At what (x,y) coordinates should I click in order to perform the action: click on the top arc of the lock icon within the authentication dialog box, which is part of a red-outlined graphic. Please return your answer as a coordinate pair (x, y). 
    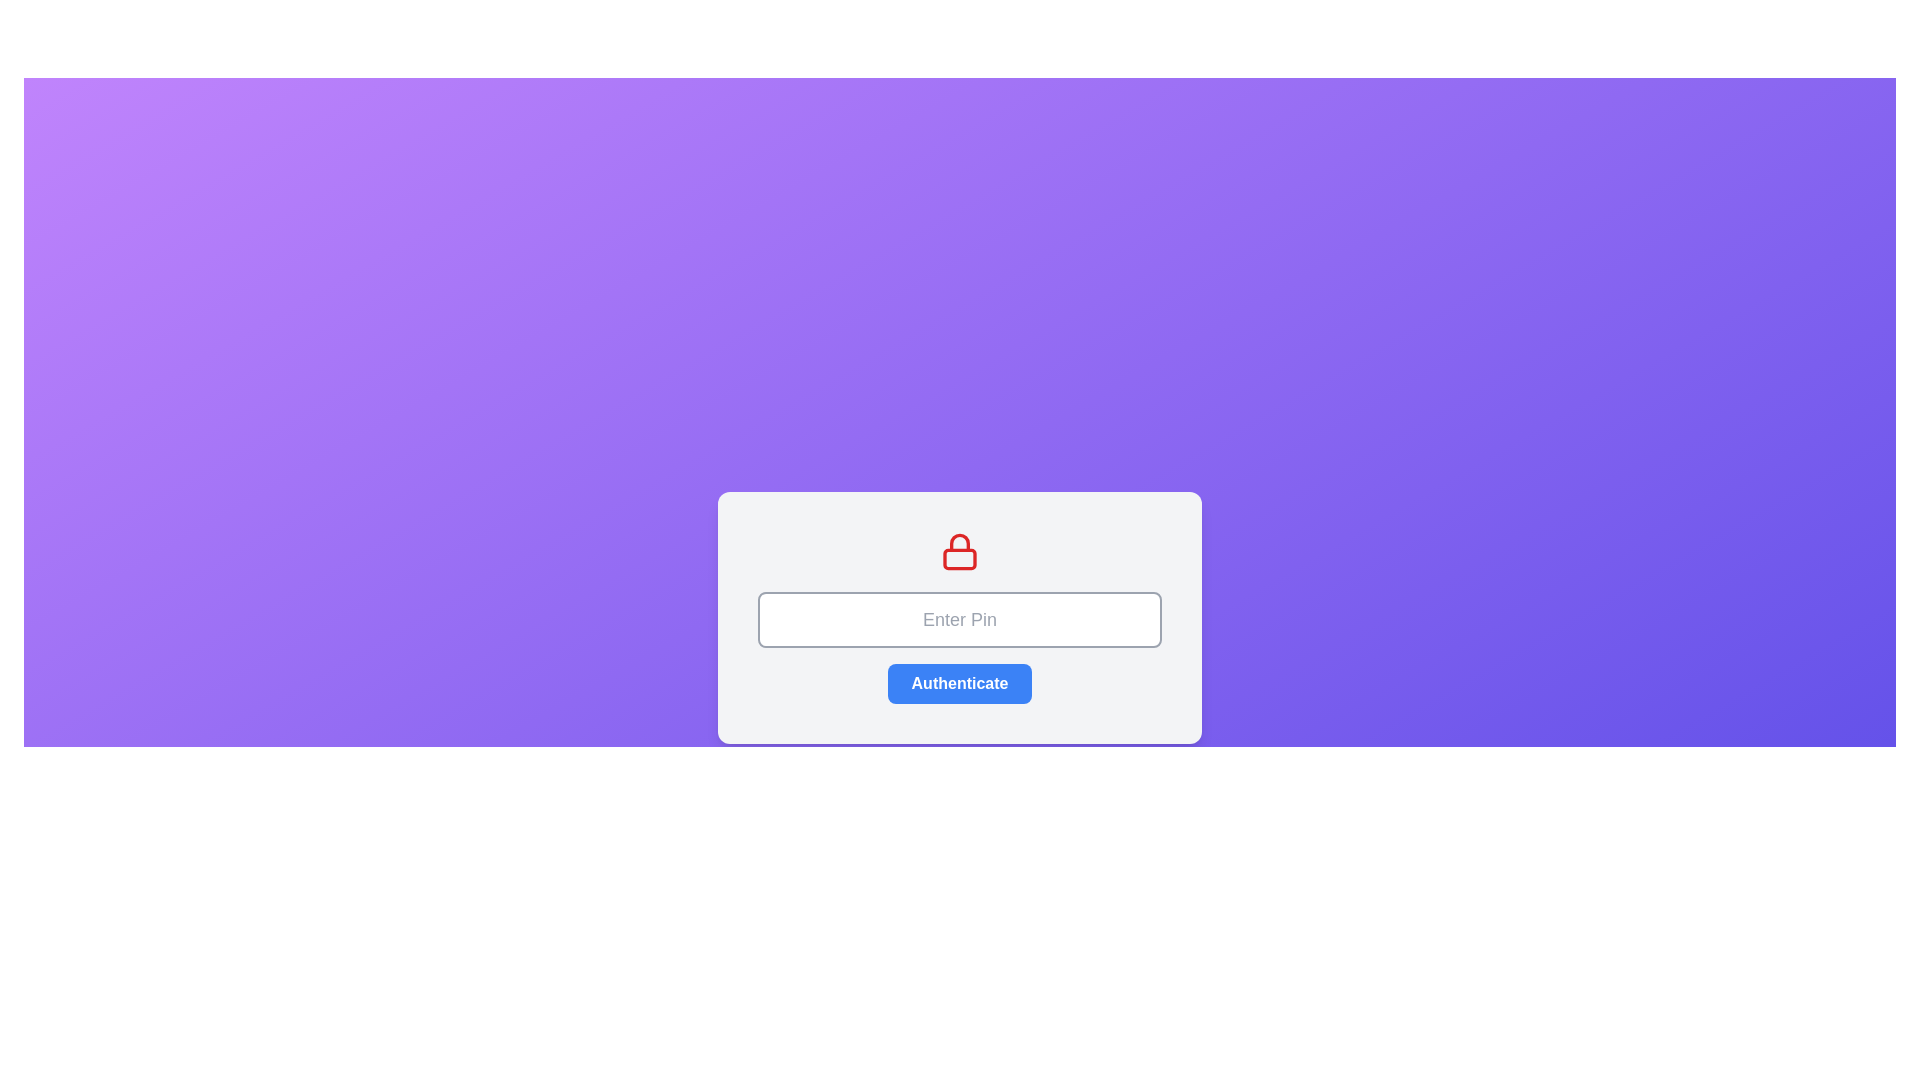
    Looking at the image, I should click on (960, 542).